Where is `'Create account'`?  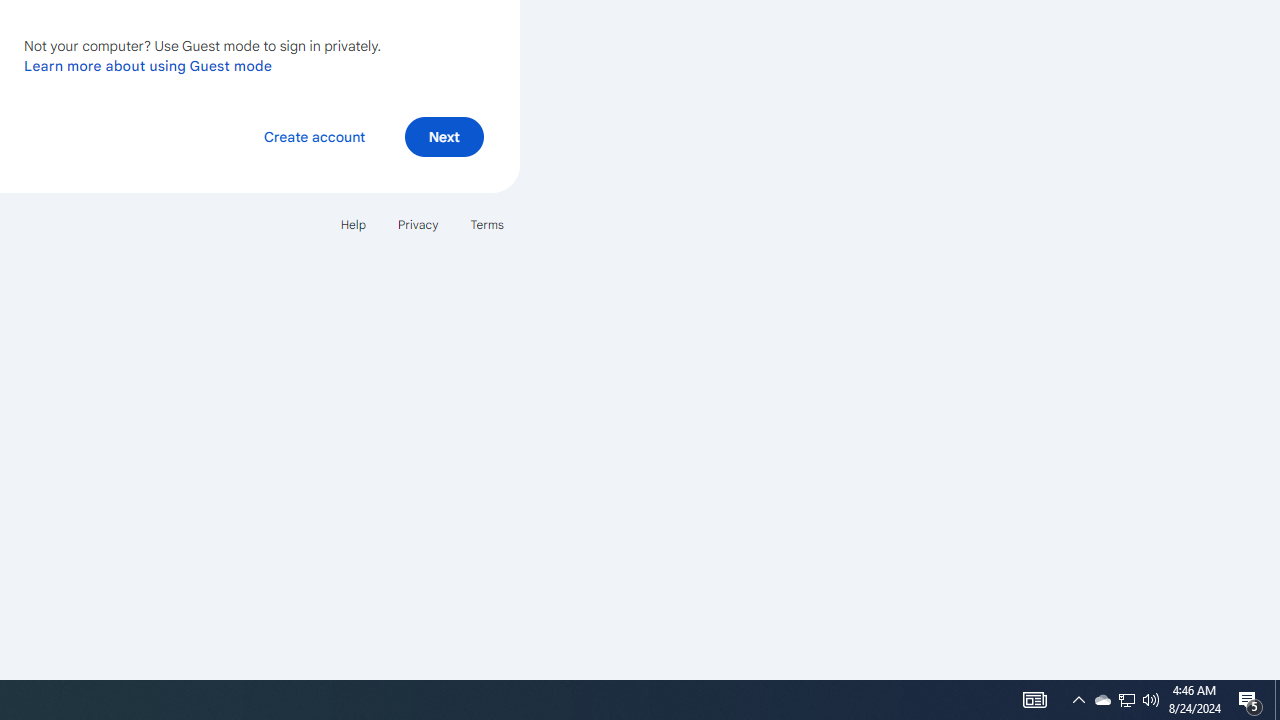 'Create account' is located at coordinates (313, 135).